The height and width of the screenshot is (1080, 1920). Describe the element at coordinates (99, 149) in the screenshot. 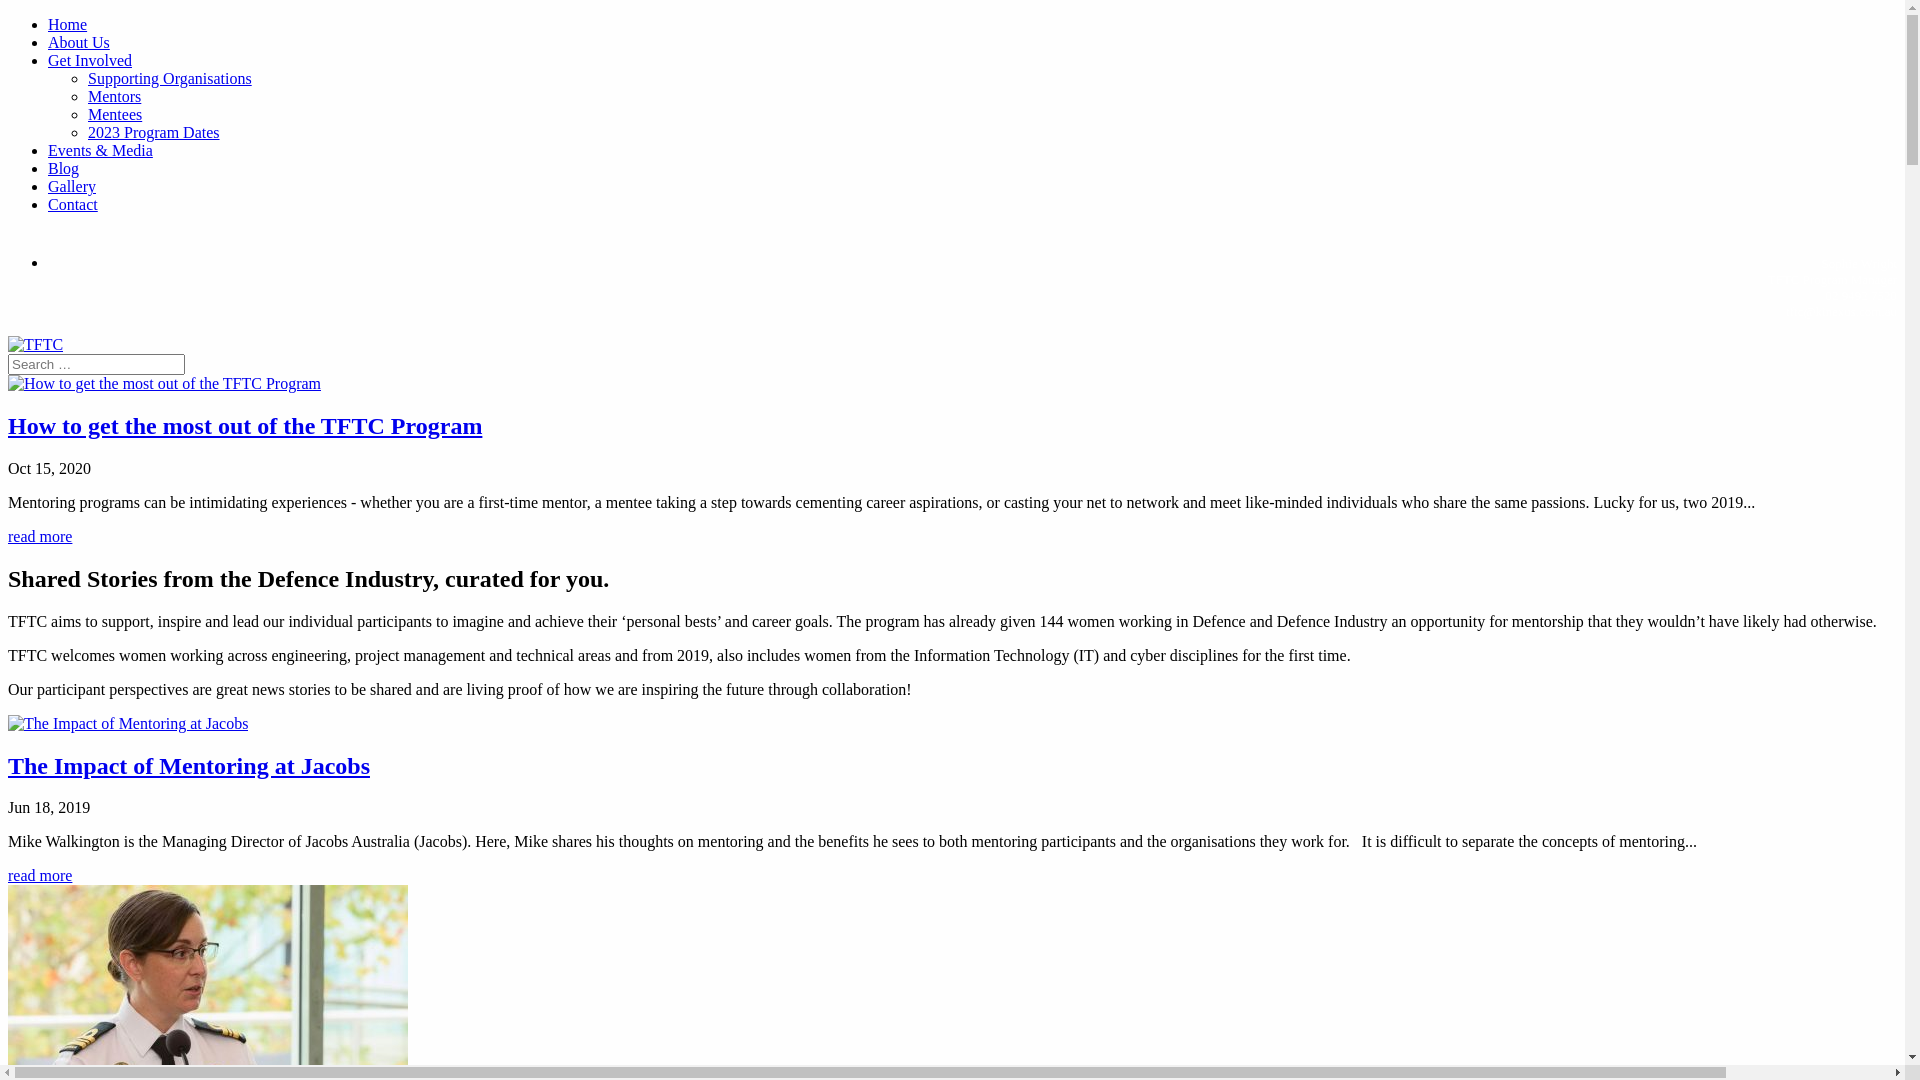

I see `'Events & Media'` at that location.